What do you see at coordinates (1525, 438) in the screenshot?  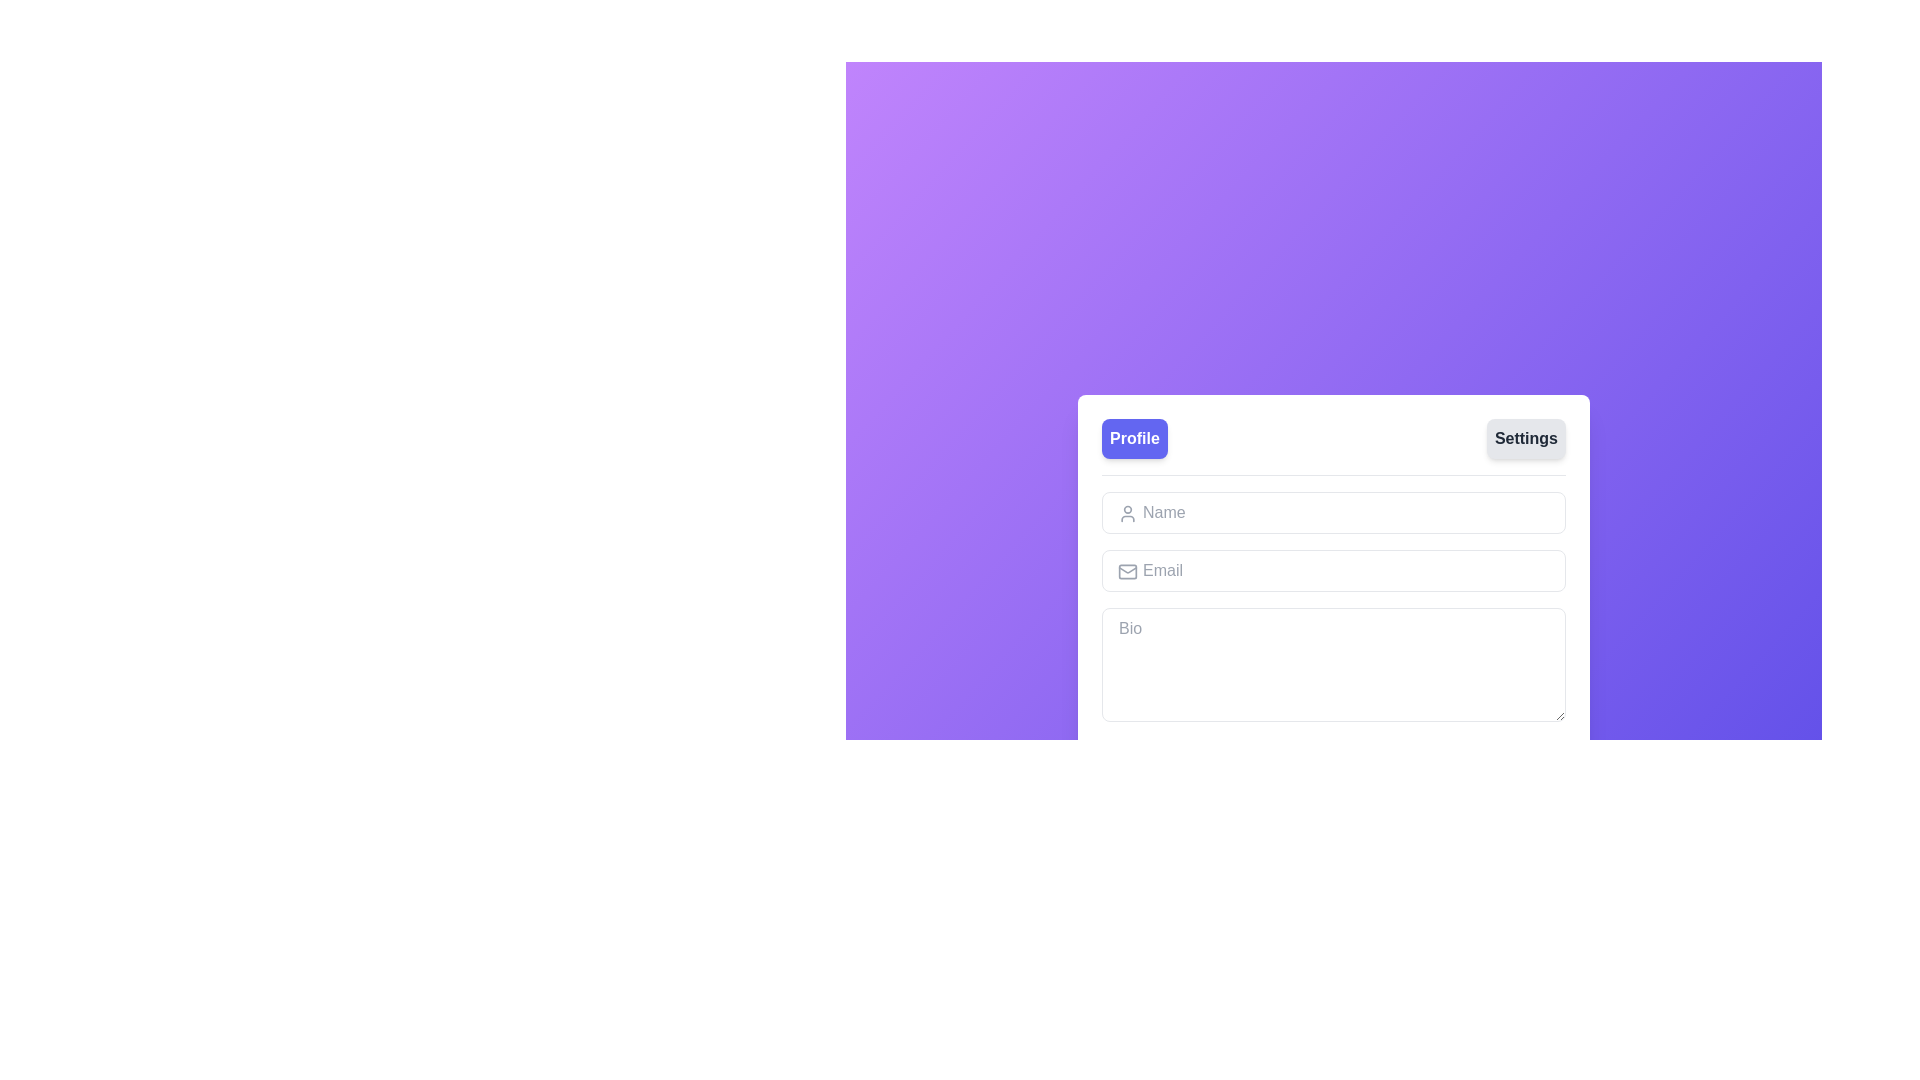 I see `the 'Settings' button, which is a rectangular button with rounded corners, gray background, and bold black text` at bounding box center [1525, 438].